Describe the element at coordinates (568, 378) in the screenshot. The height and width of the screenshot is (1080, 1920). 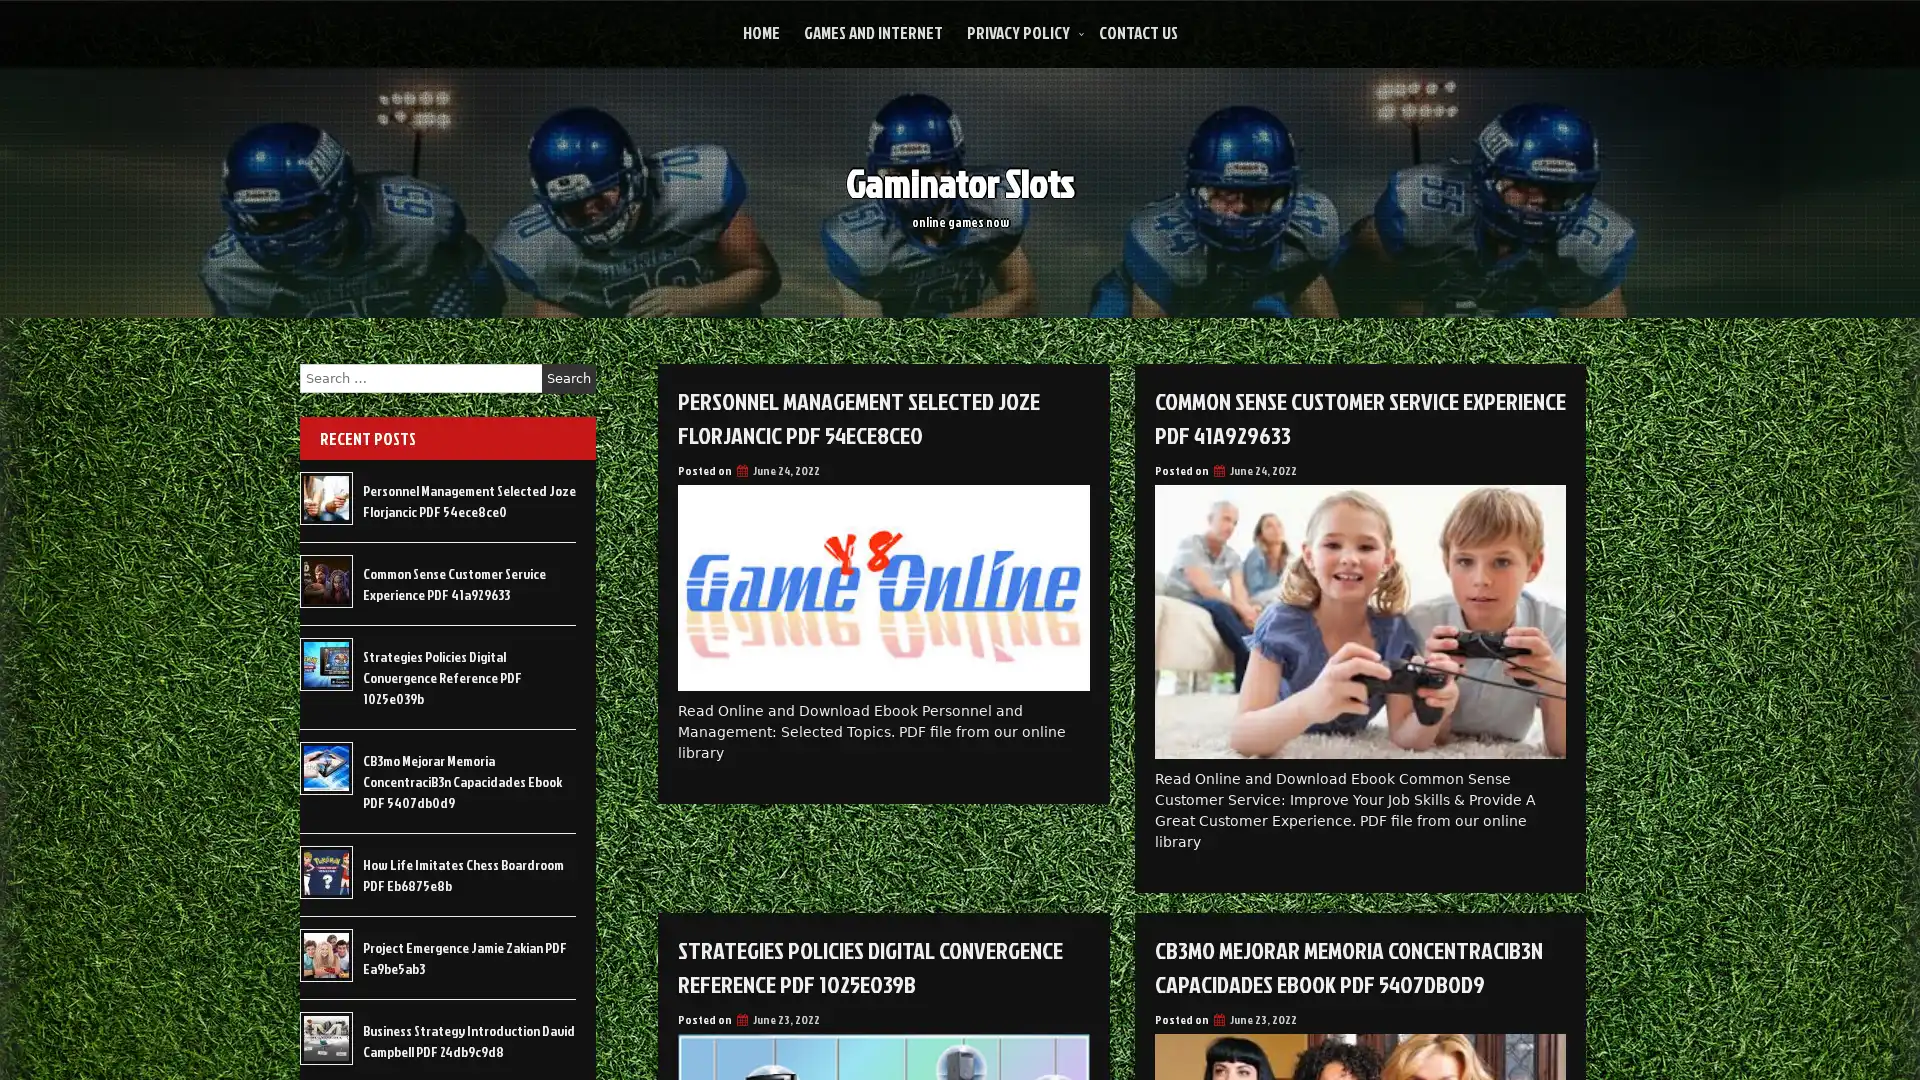
I see `Search` at that location.